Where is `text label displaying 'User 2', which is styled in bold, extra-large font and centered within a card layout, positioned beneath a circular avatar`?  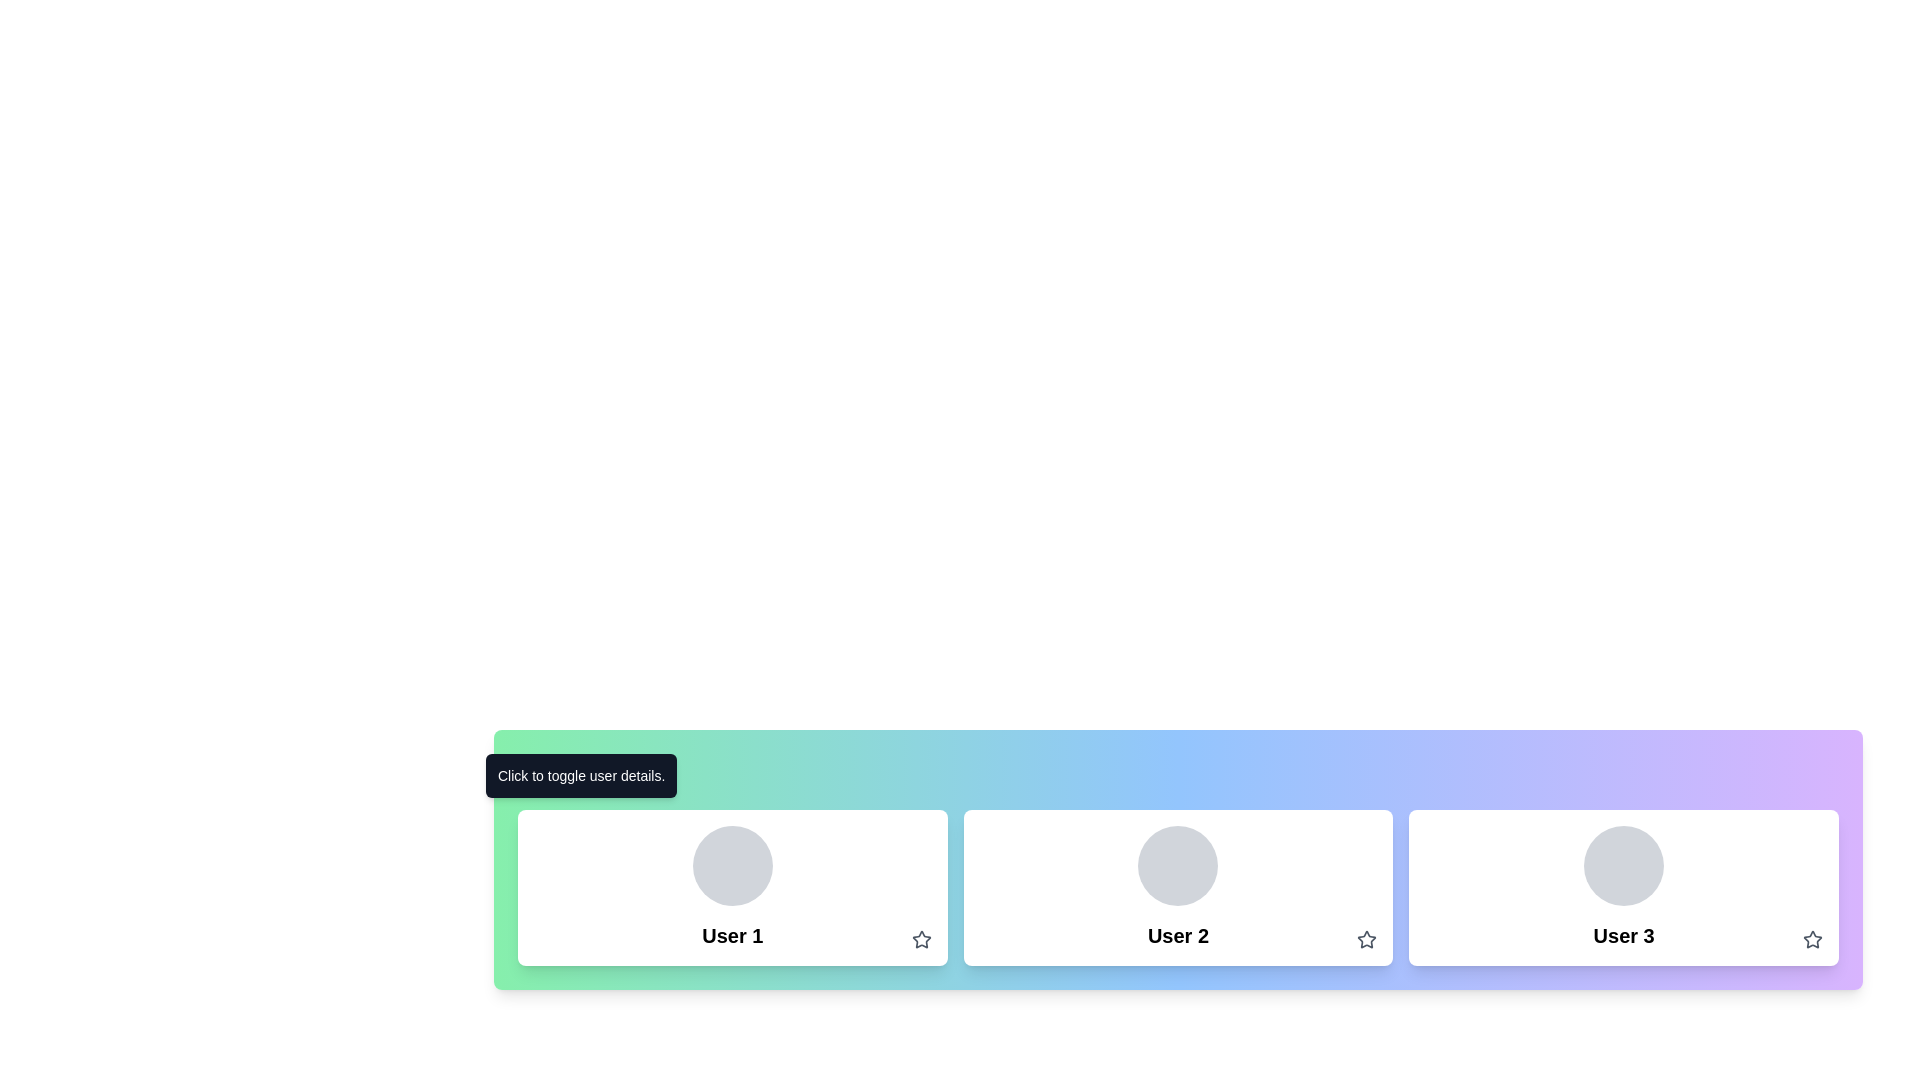 text label displaying 'User 2', which is styled in bold, extra-large font and centered within a card layout, positioned beneath a circular avatar is located at coordinates (1178, 936).